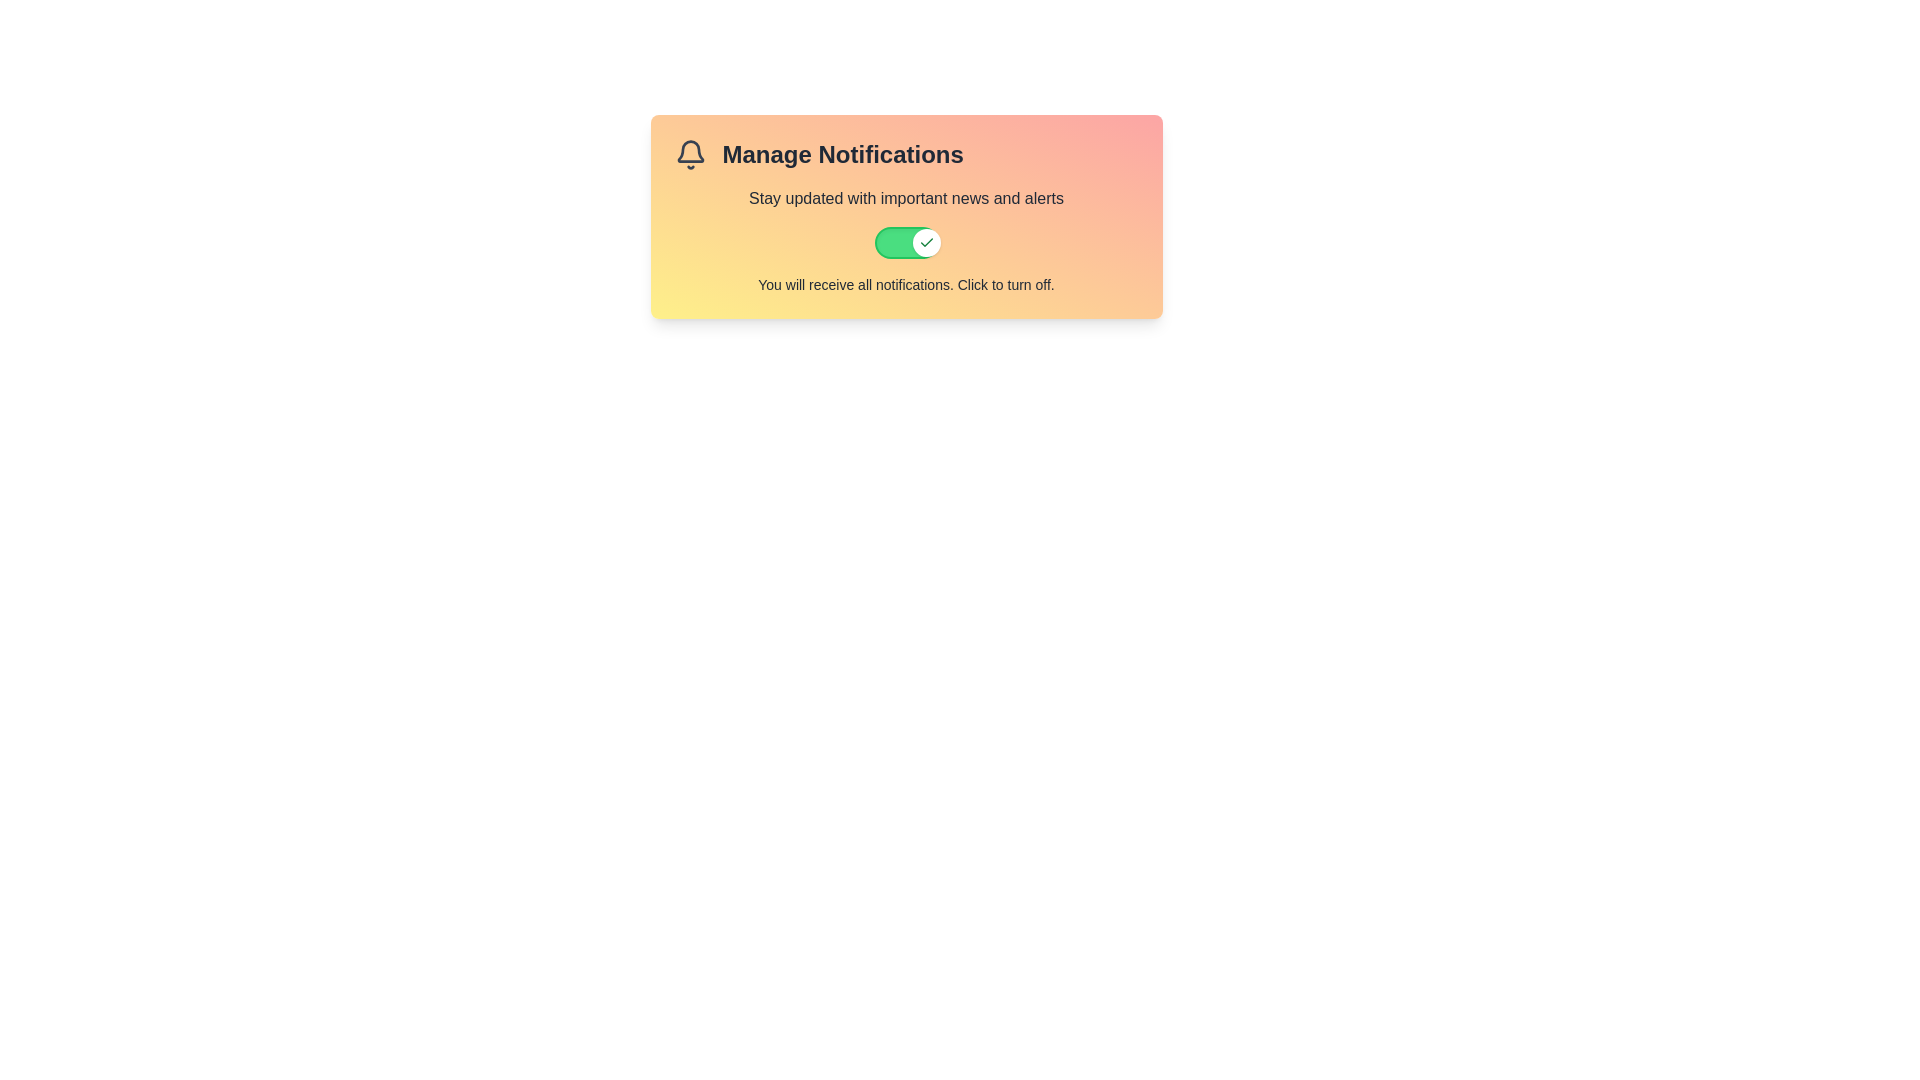  Describe the element at coordinates (925, 242) in the screenshot. I see `the state of the checkmark icon indicating notifications are enabled, located on the right side of the green toggle switch in the notification settings card` at that location.